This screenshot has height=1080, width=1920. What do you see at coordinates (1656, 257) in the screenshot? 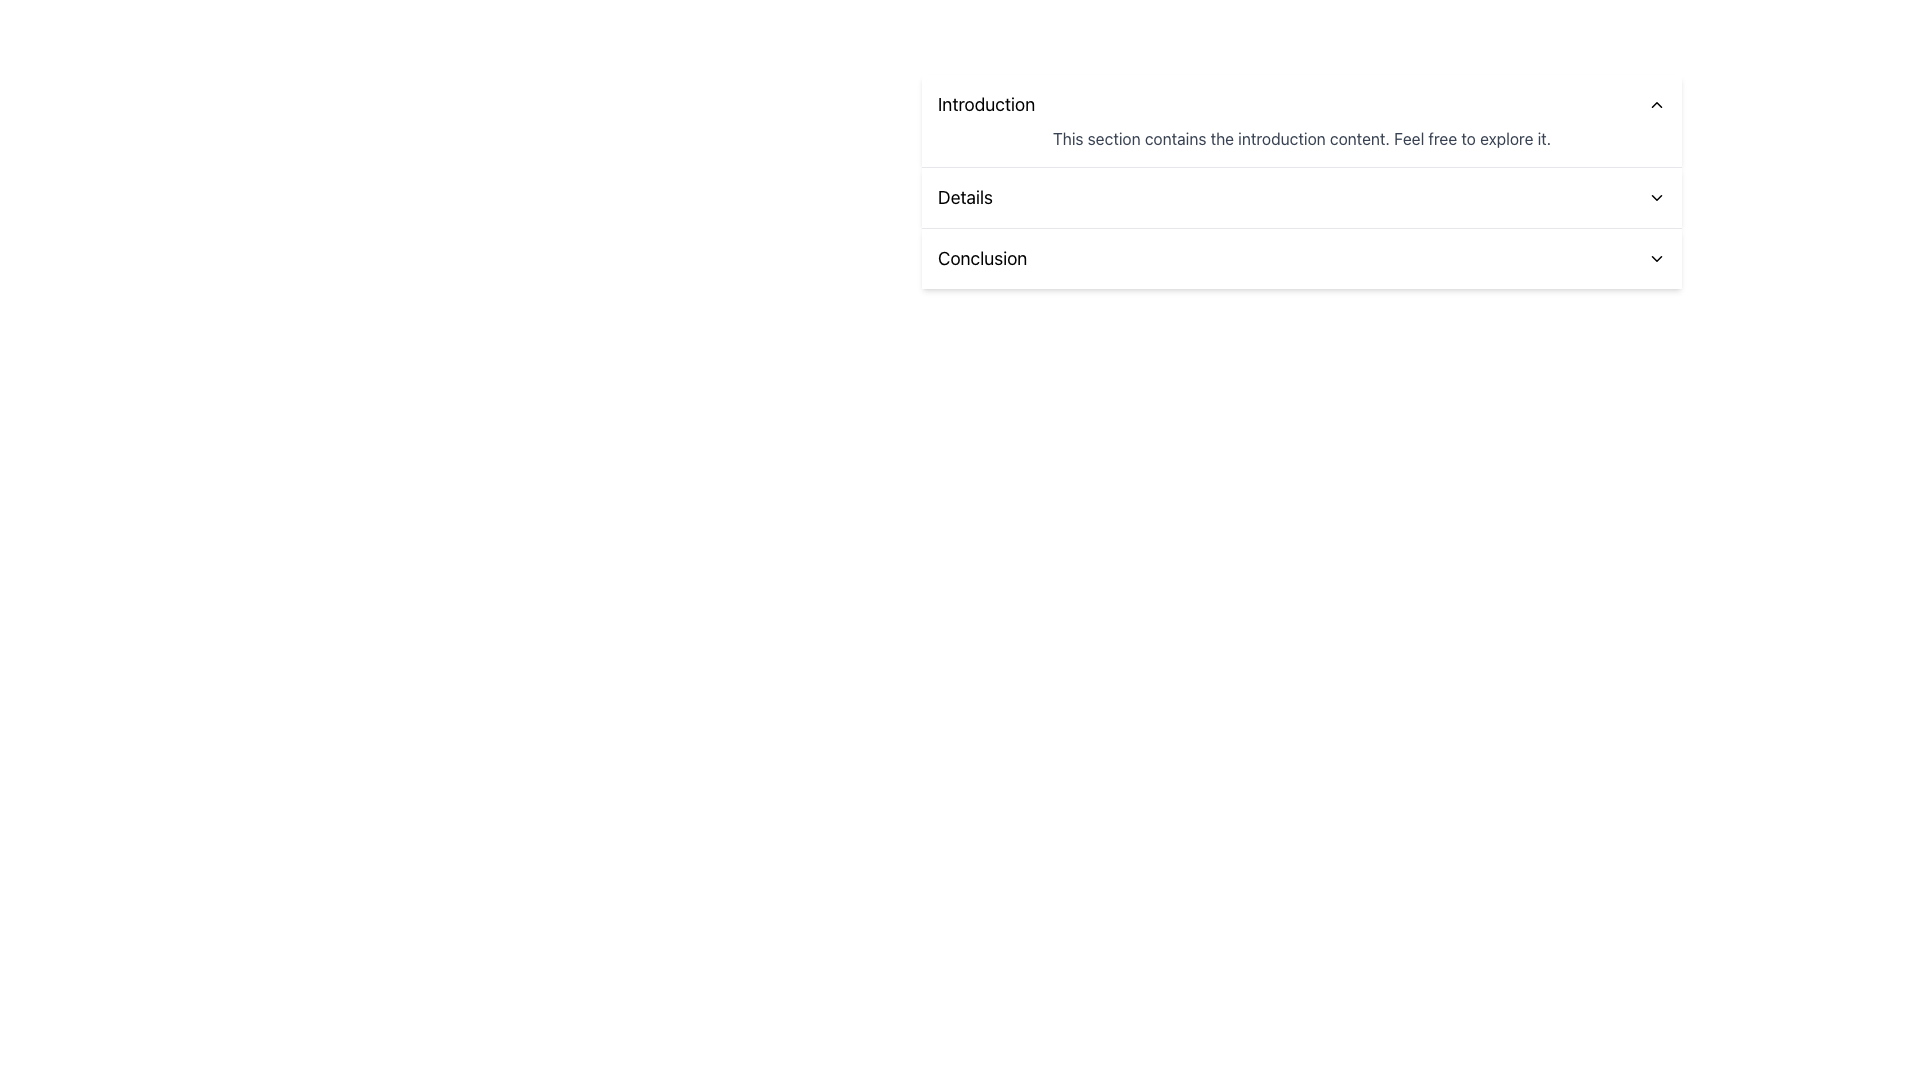
I see `the Chevron Icon located to the right of the 'Conclusion' text, which is a small, downward-pointing arrow icon with a minimalist outline` at bounding box center [1656, 257].